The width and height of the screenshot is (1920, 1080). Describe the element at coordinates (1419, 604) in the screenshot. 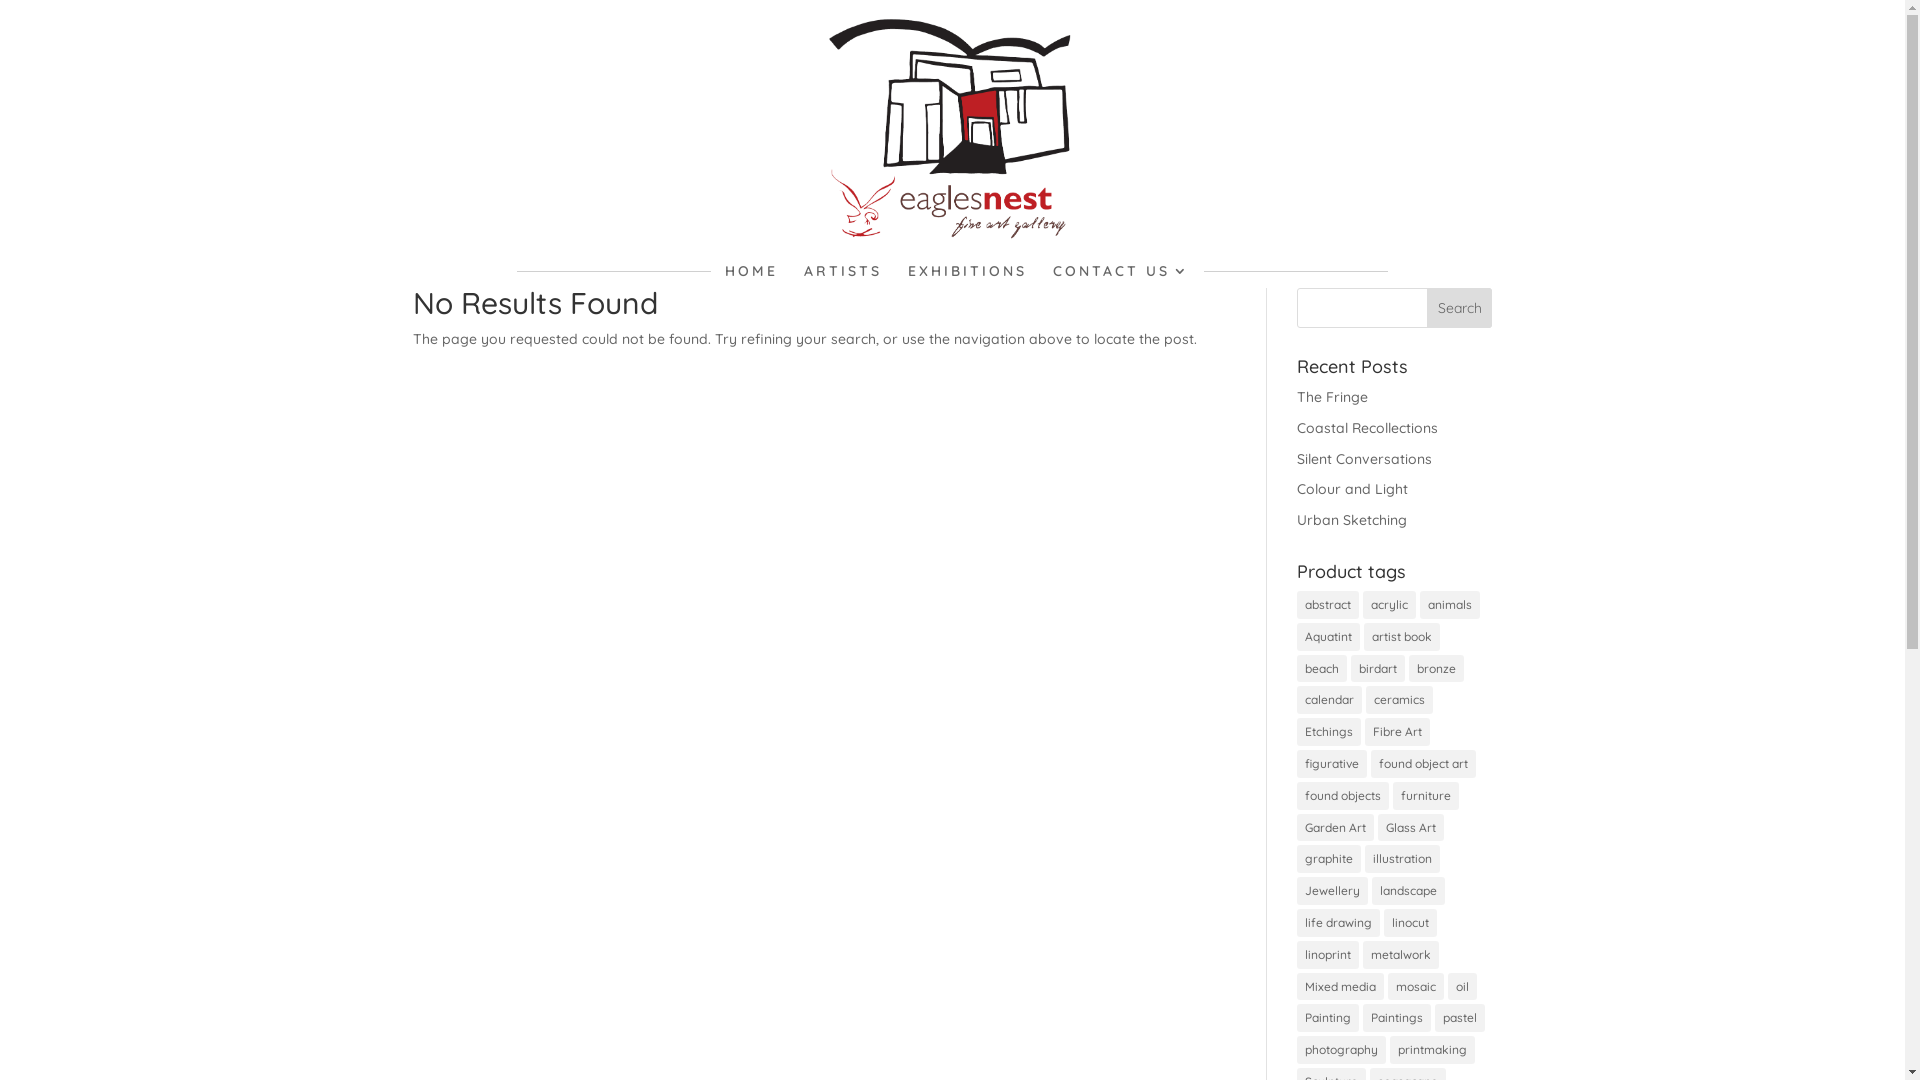

I see `'animals'` at that location.